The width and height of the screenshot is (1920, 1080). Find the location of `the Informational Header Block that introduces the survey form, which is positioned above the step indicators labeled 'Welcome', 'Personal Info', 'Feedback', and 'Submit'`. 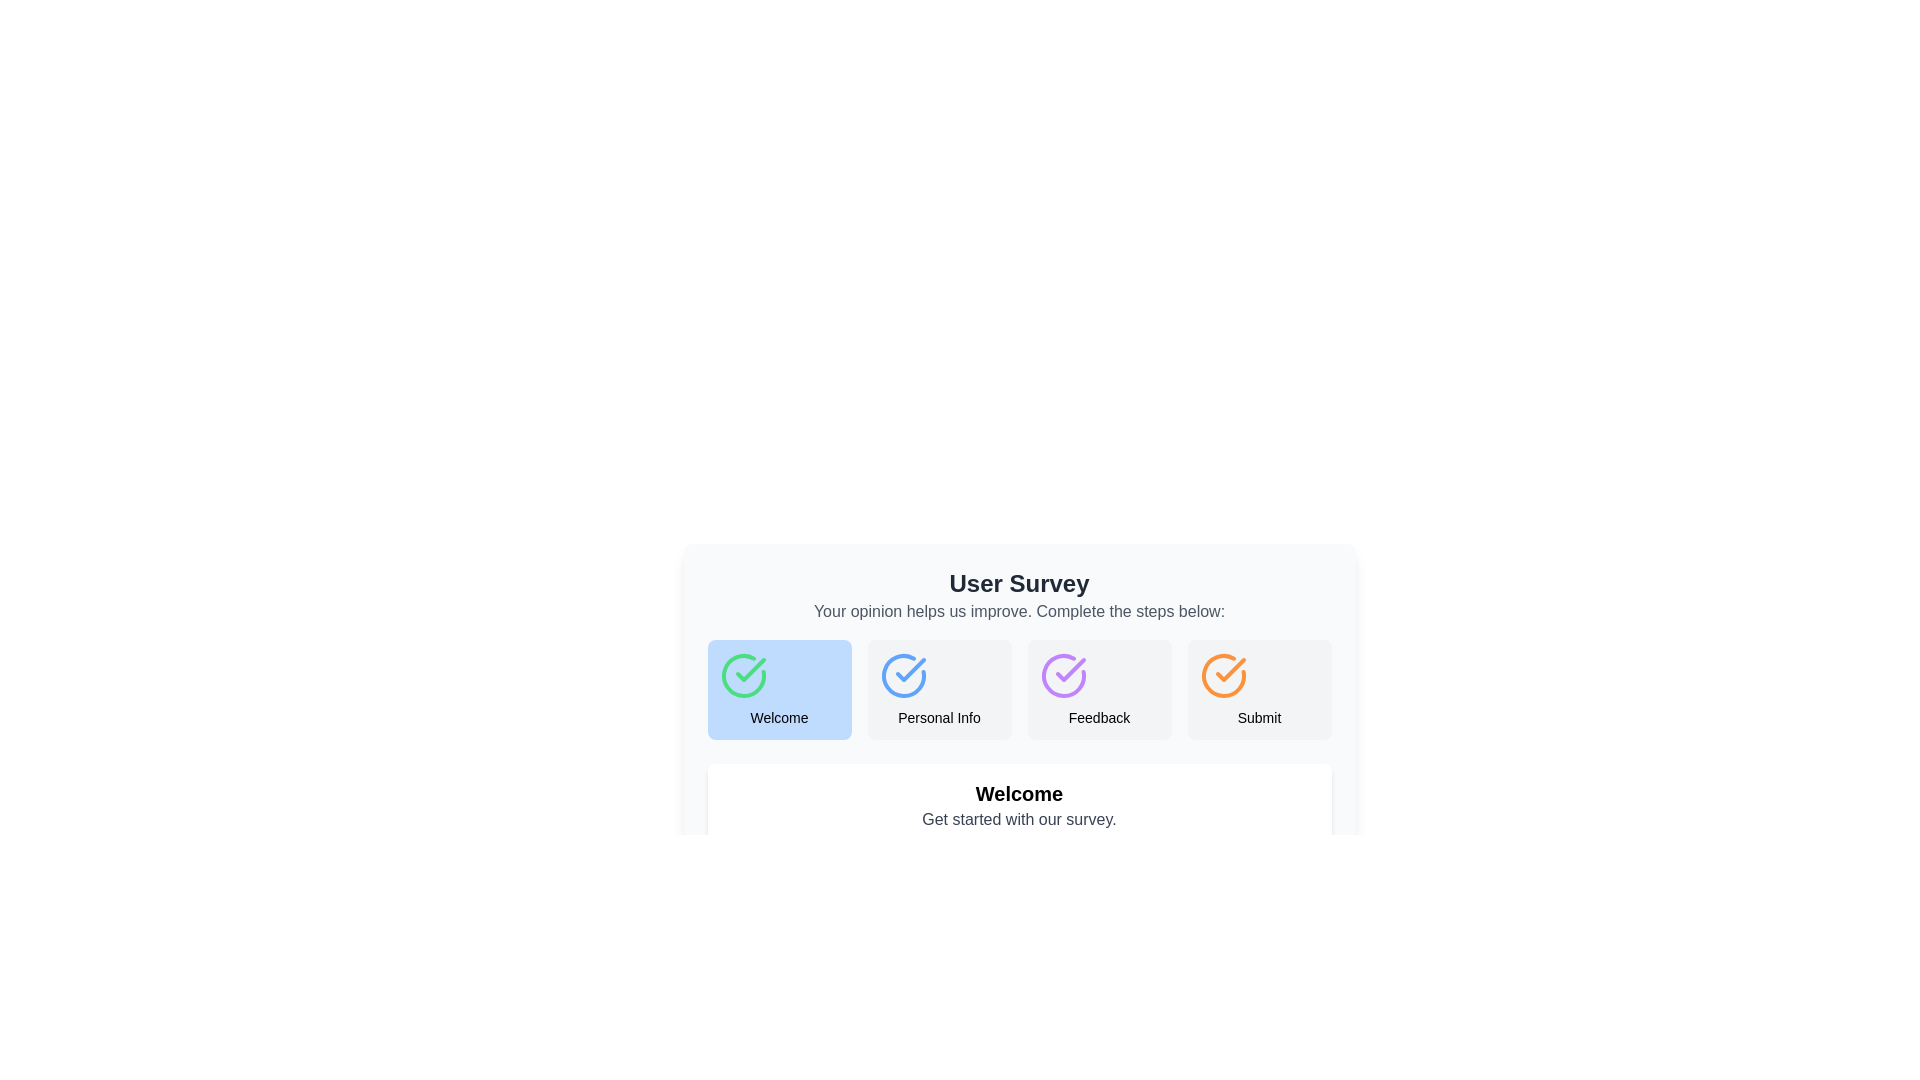

the Informational Header Block that introduces the survey form, which is positioned above the step indicators labeled 'Welcome', 'Personal Info', 'Feedback', and 'Submit' is located at coordinates (1019, 595).